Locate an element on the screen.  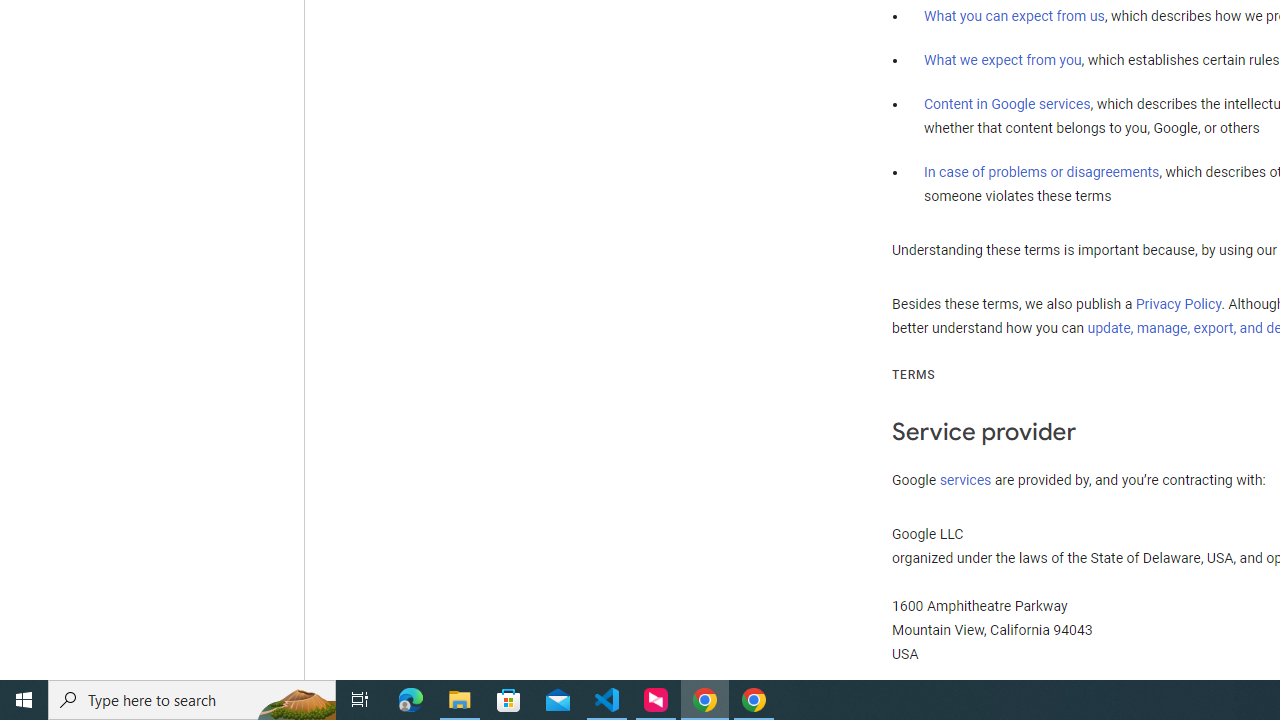
'In case of problems or disagreements' is located at coordinates (1040, 170).